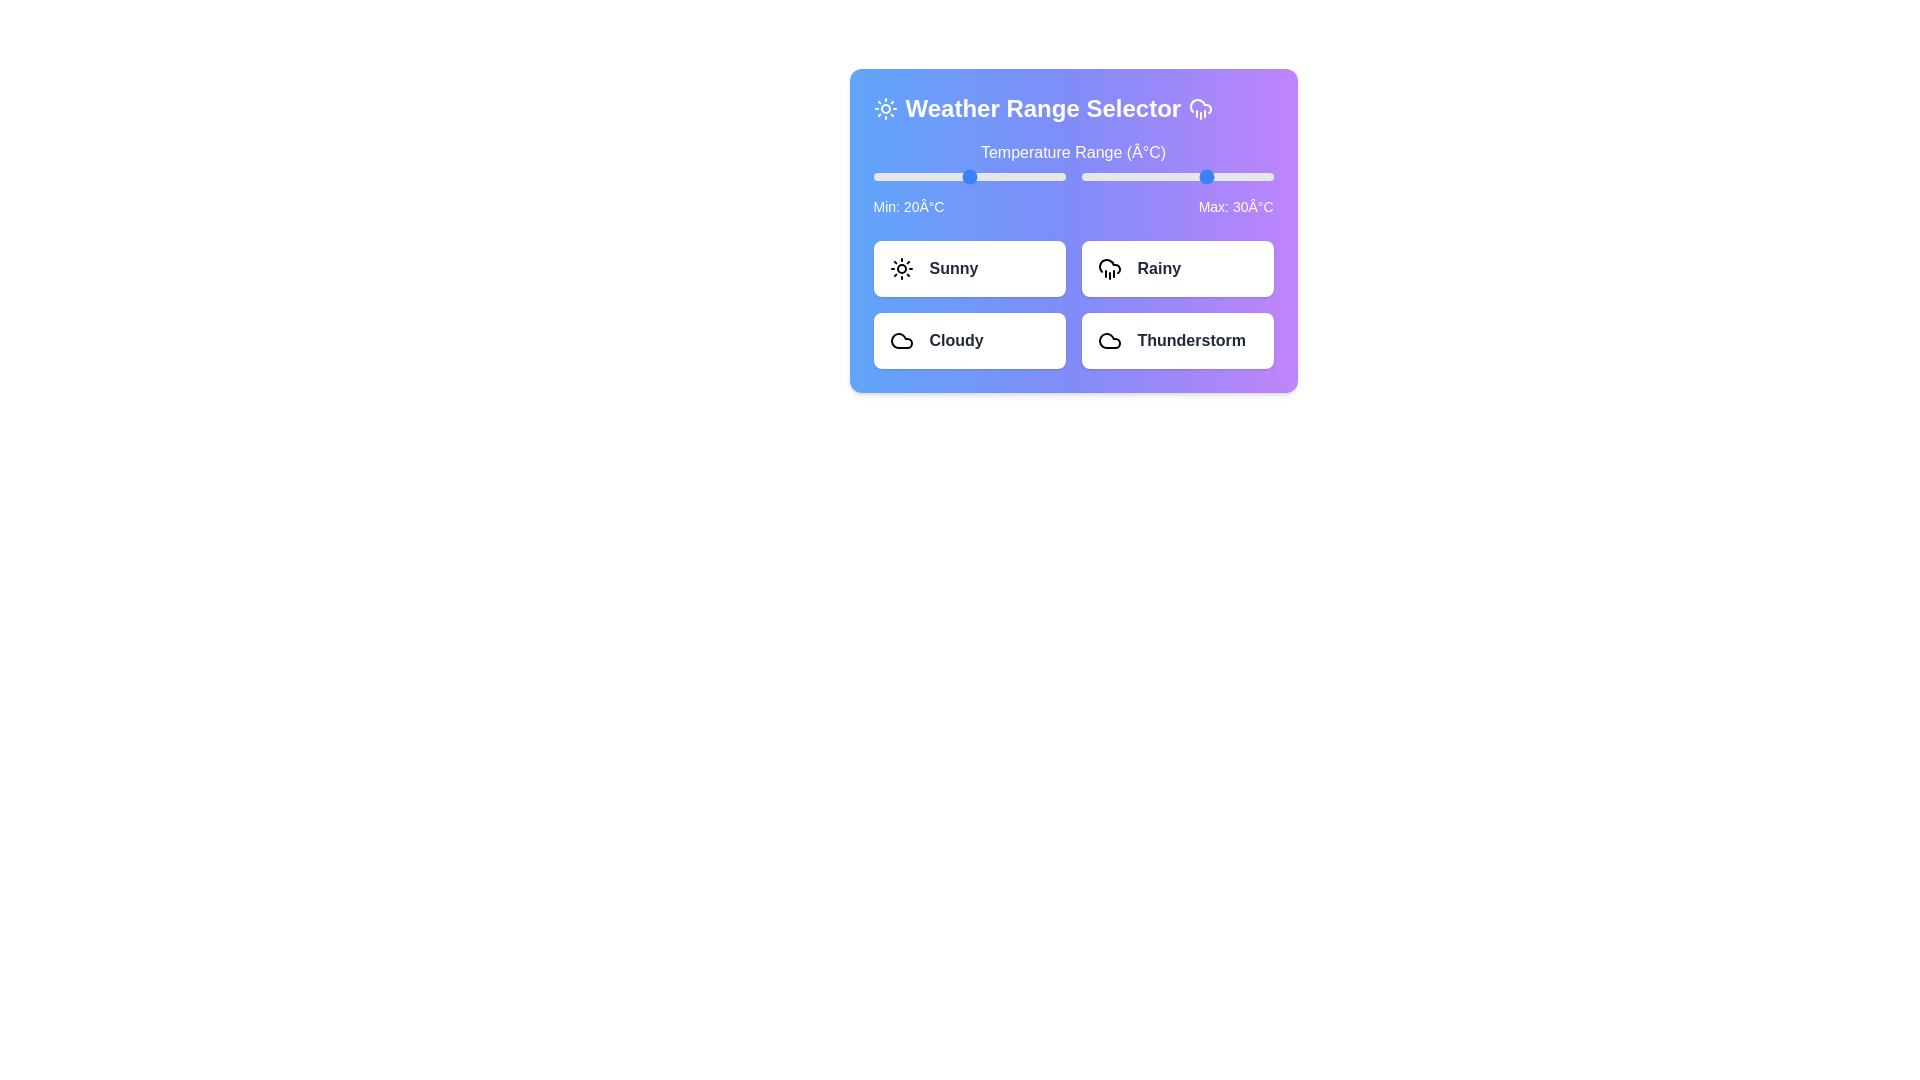  I want to click on the maximum temperature slider to 4°C, so click(1126, 176).